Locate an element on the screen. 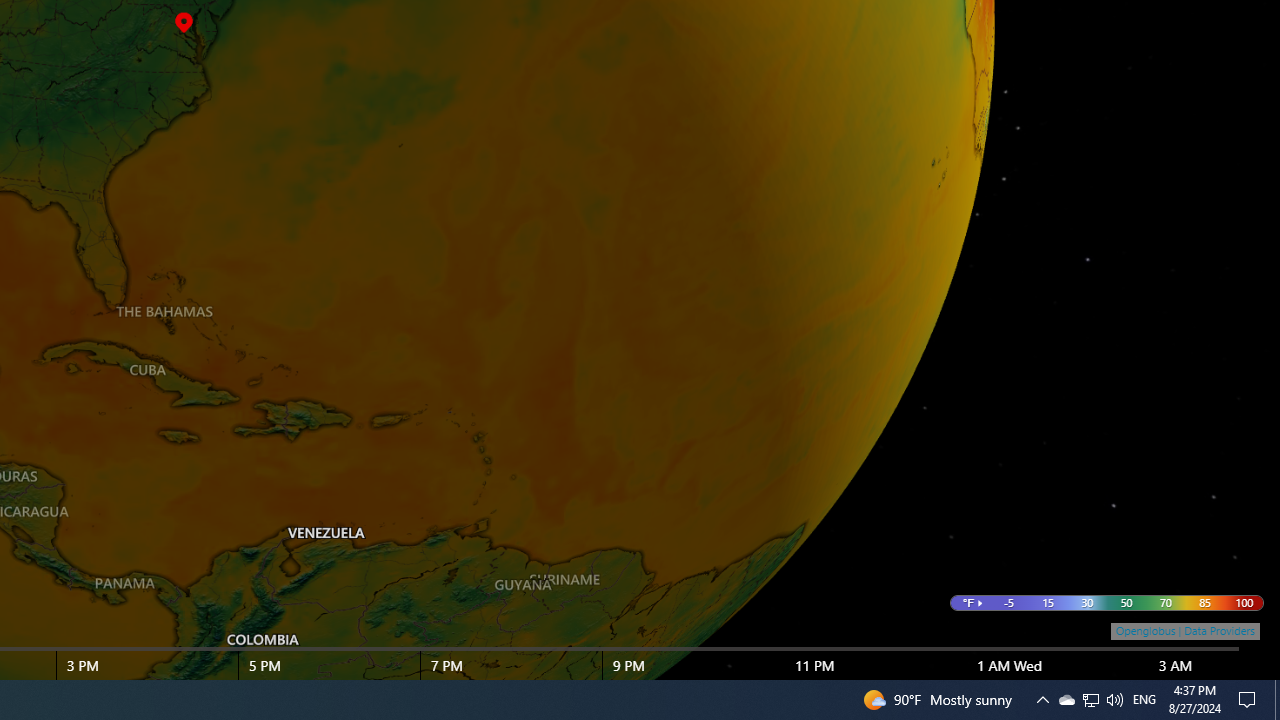 This screenshot has height=720, width=1280. 'Tray Input Indicator - English (United States)' is located at coordinates (1144, 698).